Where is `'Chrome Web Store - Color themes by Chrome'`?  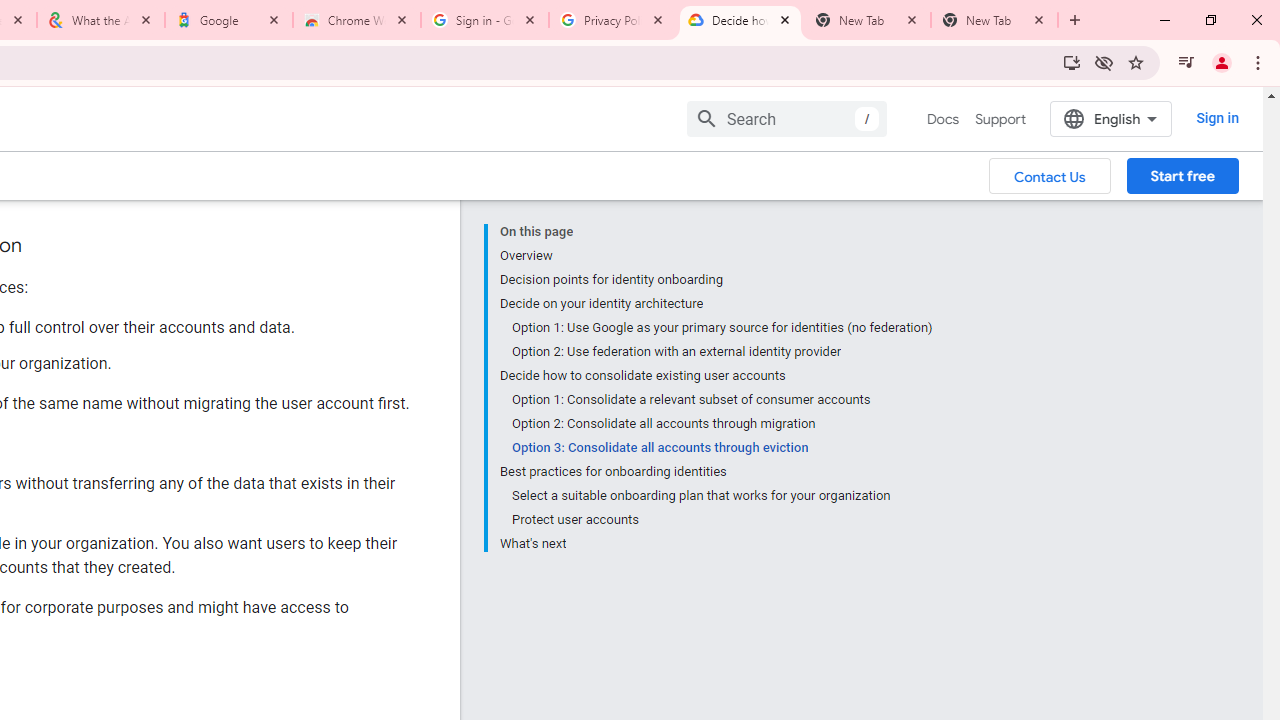
'Chrome Web Store - Color themes by Chrome' is located at coordinates (357, 20).